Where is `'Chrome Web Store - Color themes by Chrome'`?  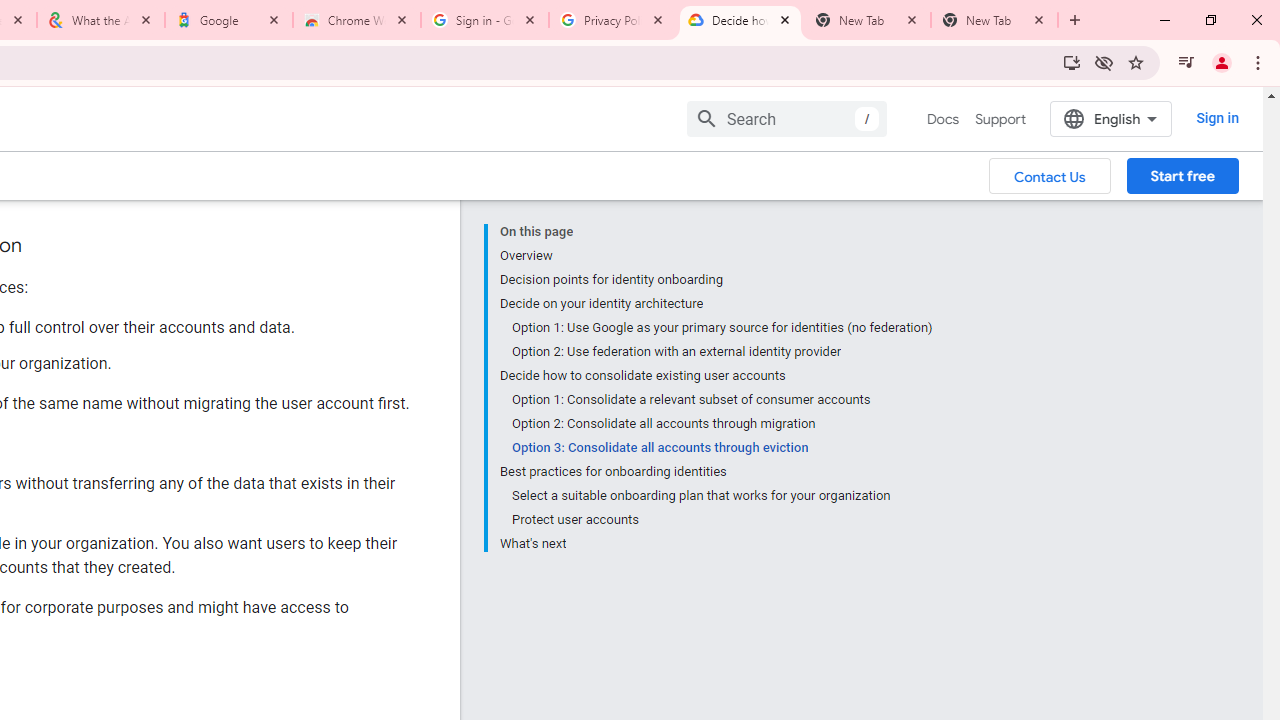
'Chrome Web Store - Color themes by Chrome' is located at coordinates (357, 20).